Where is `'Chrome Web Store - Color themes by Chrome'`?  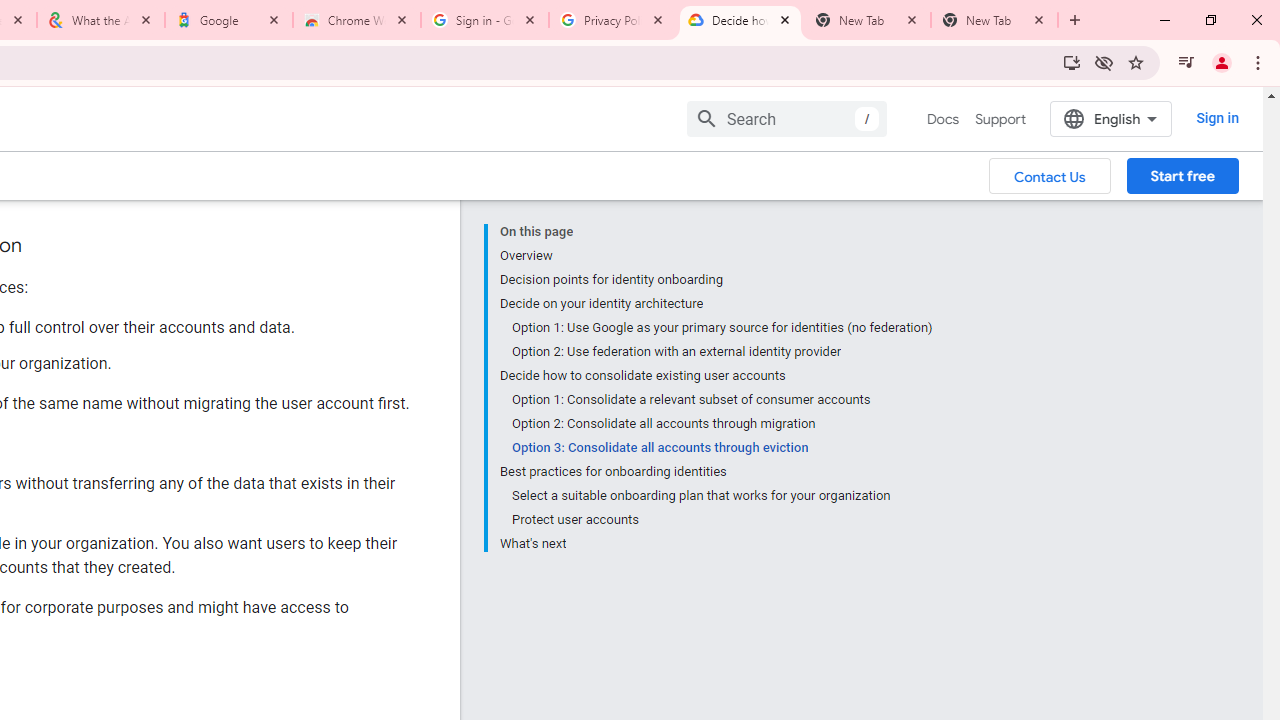
'Chrome Web Store - Color themes by Chrome' is located at coordinates (357, 20).